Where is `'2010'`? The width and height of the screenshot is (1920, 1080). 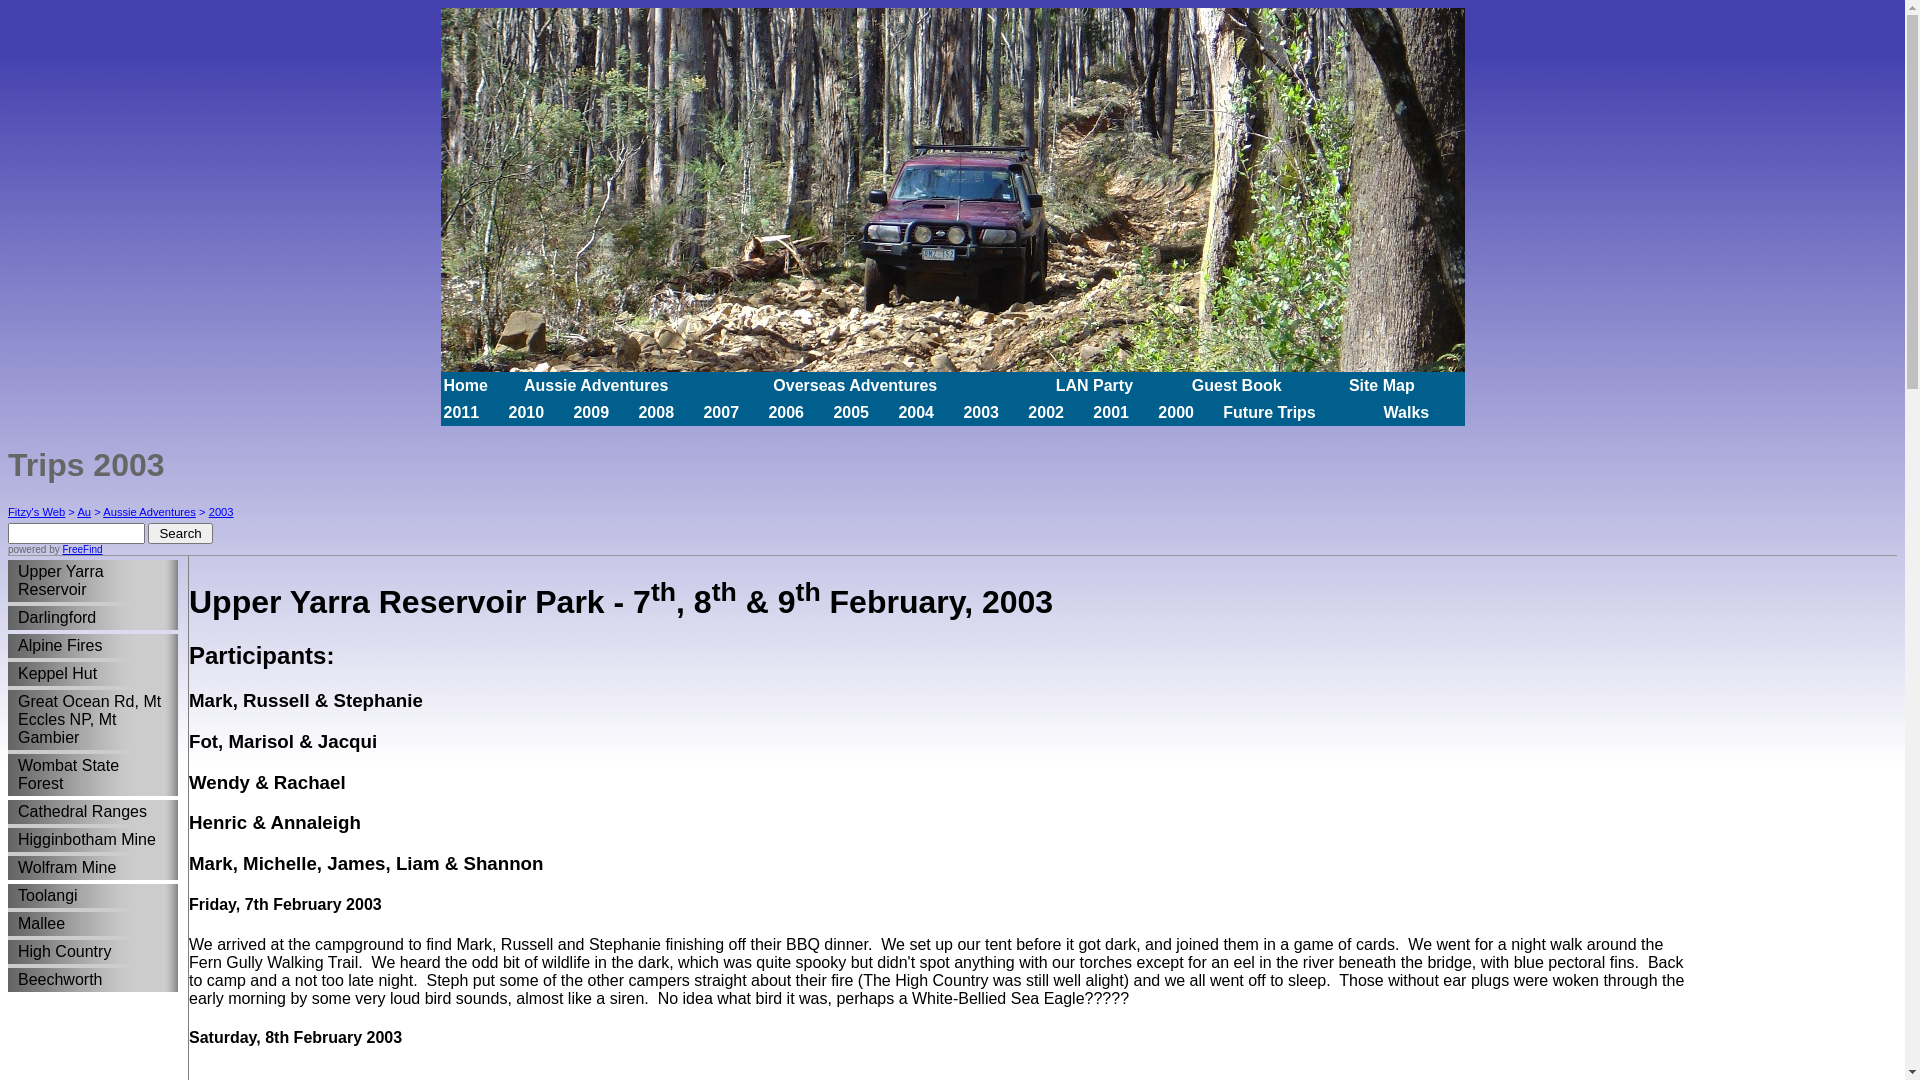 '2010' is located at coordinates (526, 411).